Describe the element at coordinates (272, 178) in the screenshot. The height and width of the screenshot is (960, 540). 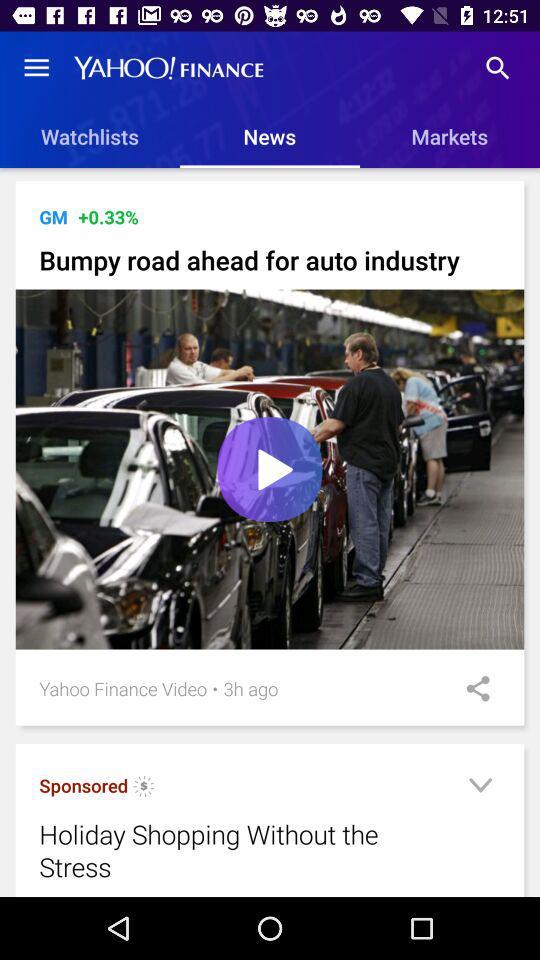
I see `the item below the watchlists` at that location.